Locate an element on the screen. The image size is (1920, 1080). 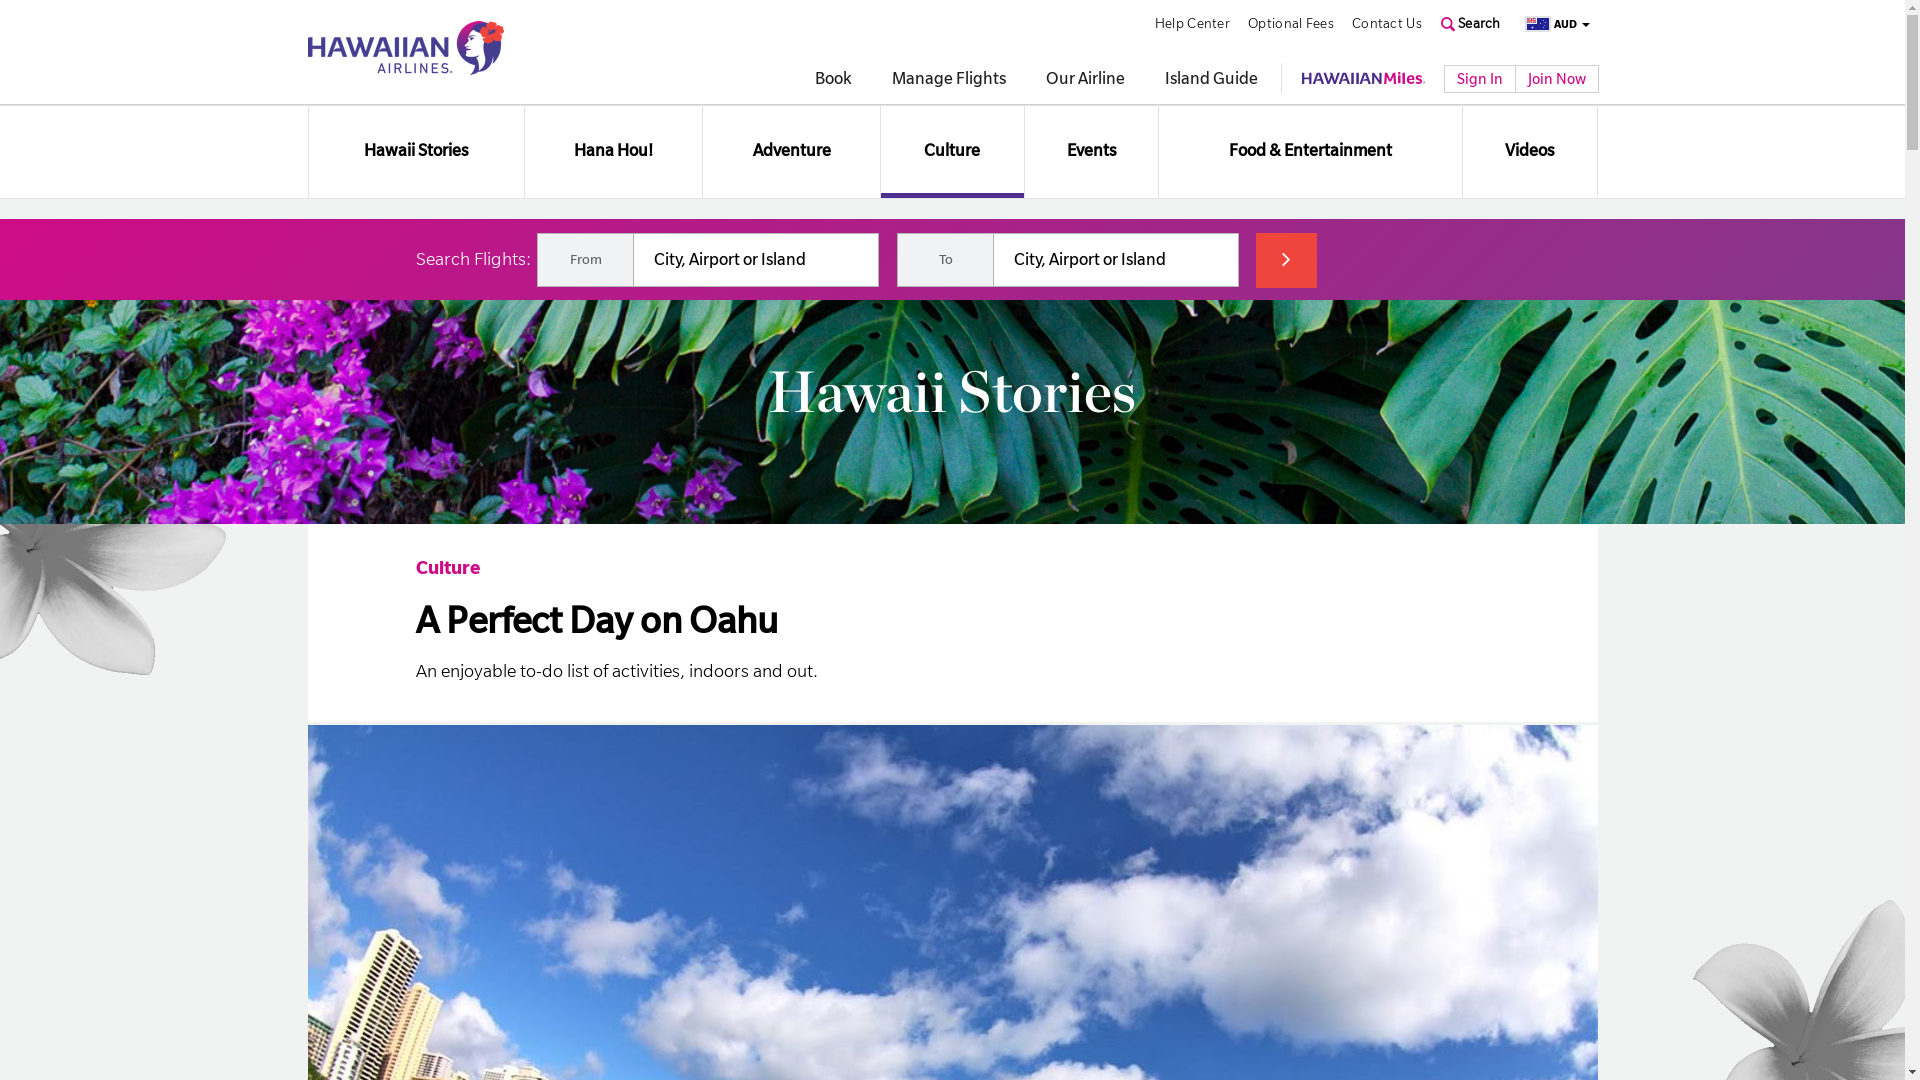
'Optional Fees' is located at coordinates (1291, 23).